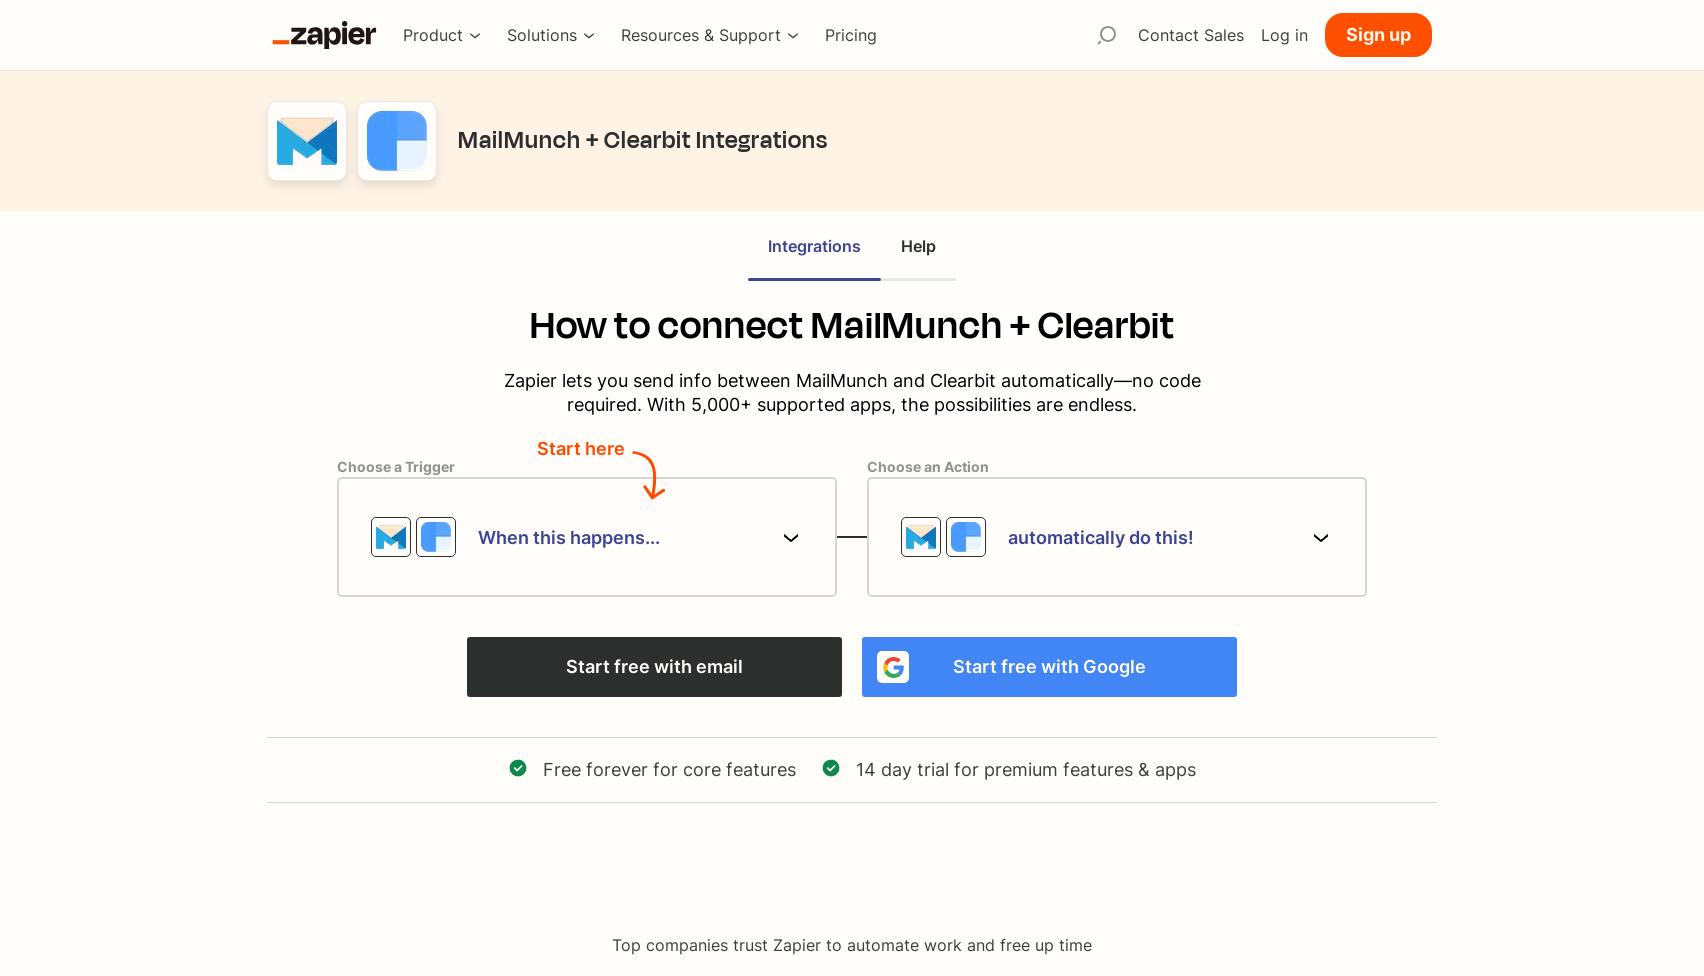 The height and width of the screenshot is (976, 1704). Describe the element at coordinates (850, 325) in the screenshot. I see `'How to connect MailMunch + Clearbit'` at that location.